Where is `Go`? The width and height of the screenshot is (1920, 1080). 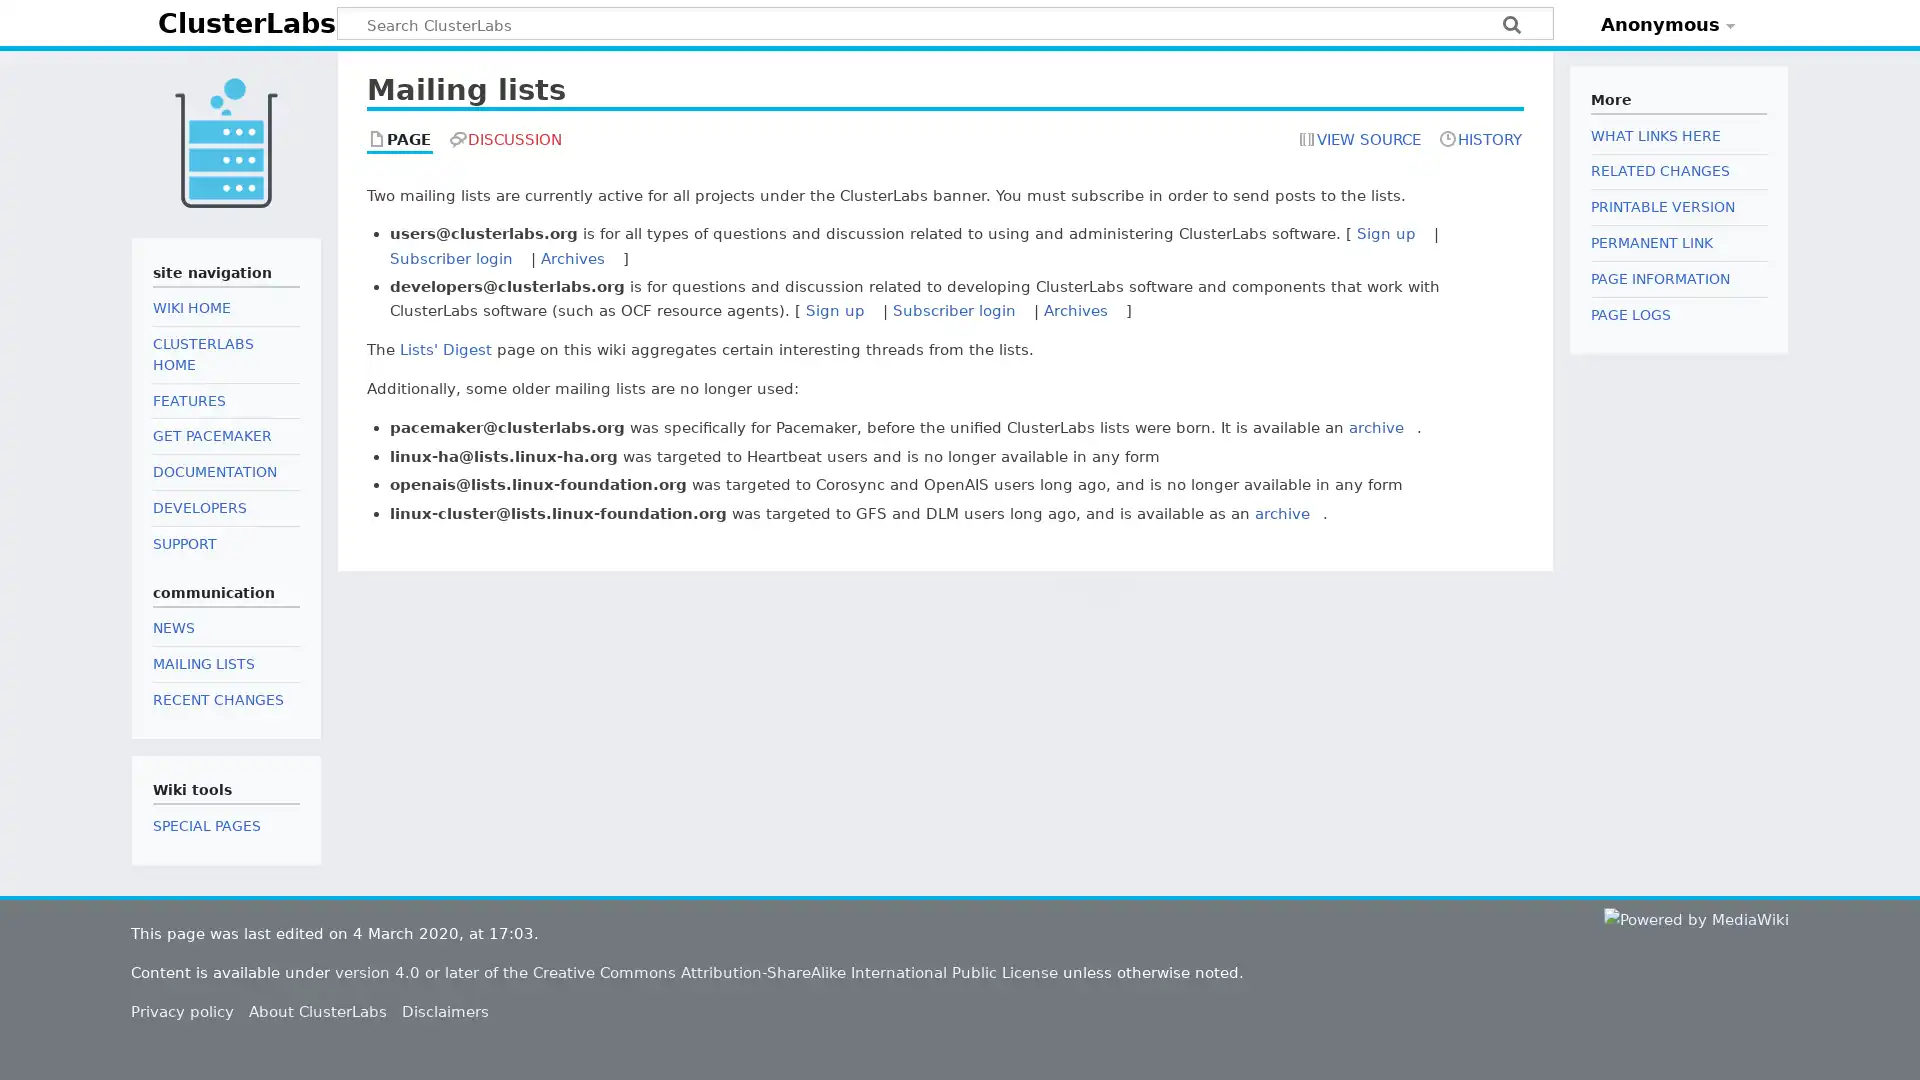
Go is located at coordinates (1512, 26).